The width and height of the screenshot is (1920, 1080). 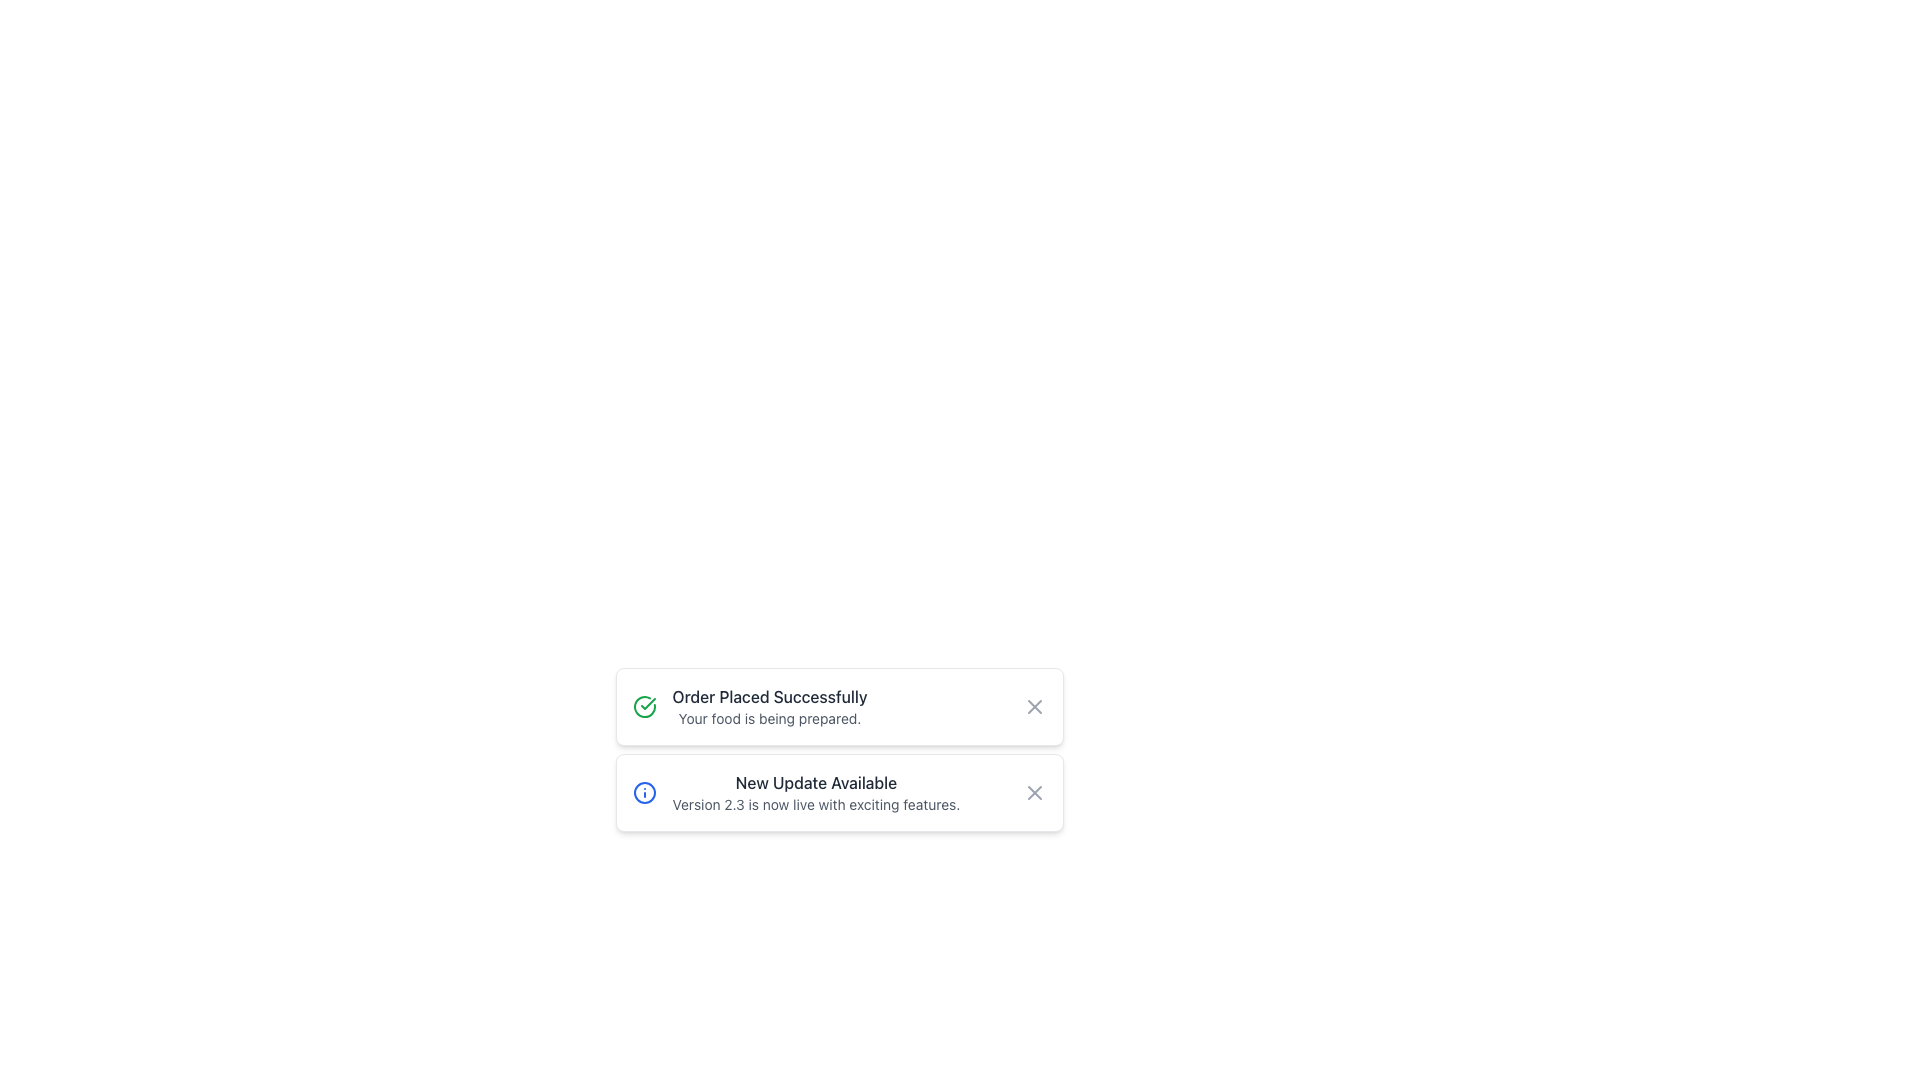 I want to click on the diagonal line forming part of the 'X' shape within the notification card titled 'Order Placed Successfully', so click(x=1034, y=705).